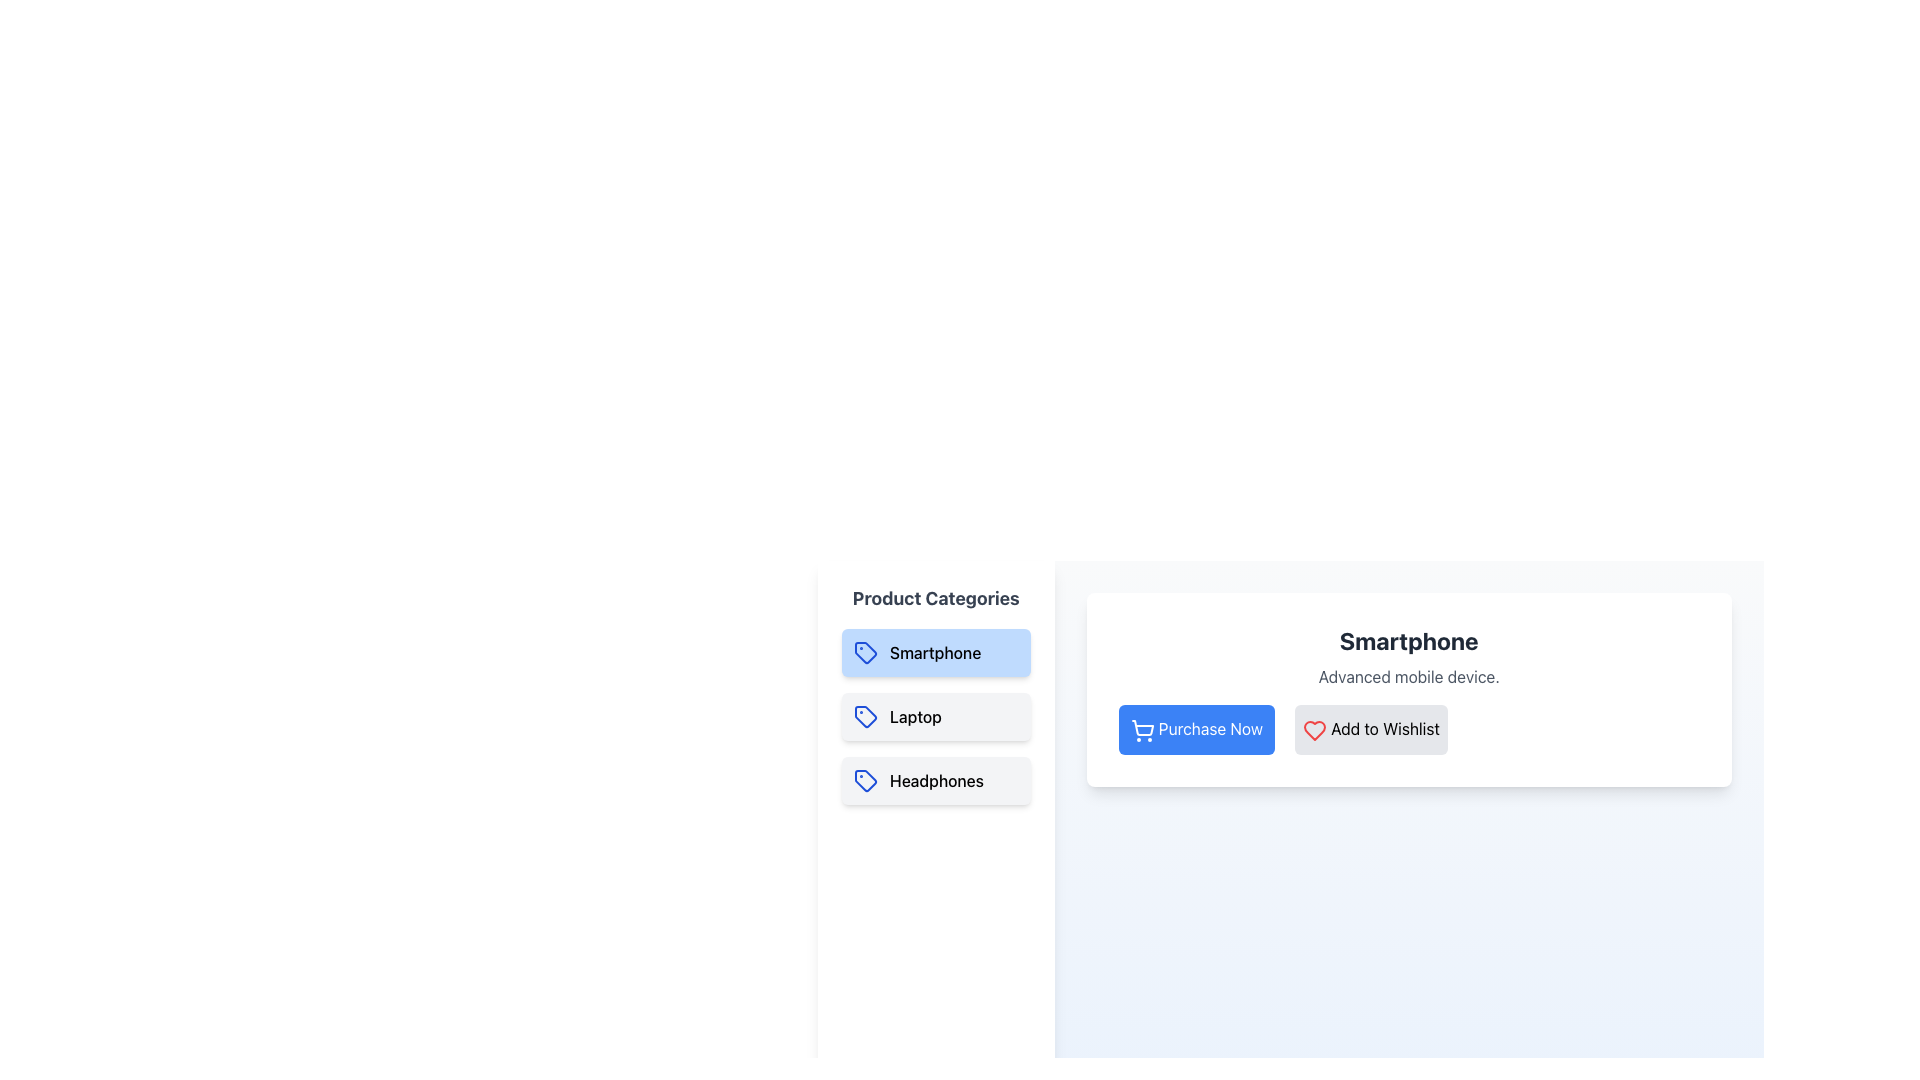 Image resolution: width=1920 pixels, height=1080 pixels. I want to click on the product title text label located at the top of the product card, which indicates the name of the product being showcased, so click(1408, 640).